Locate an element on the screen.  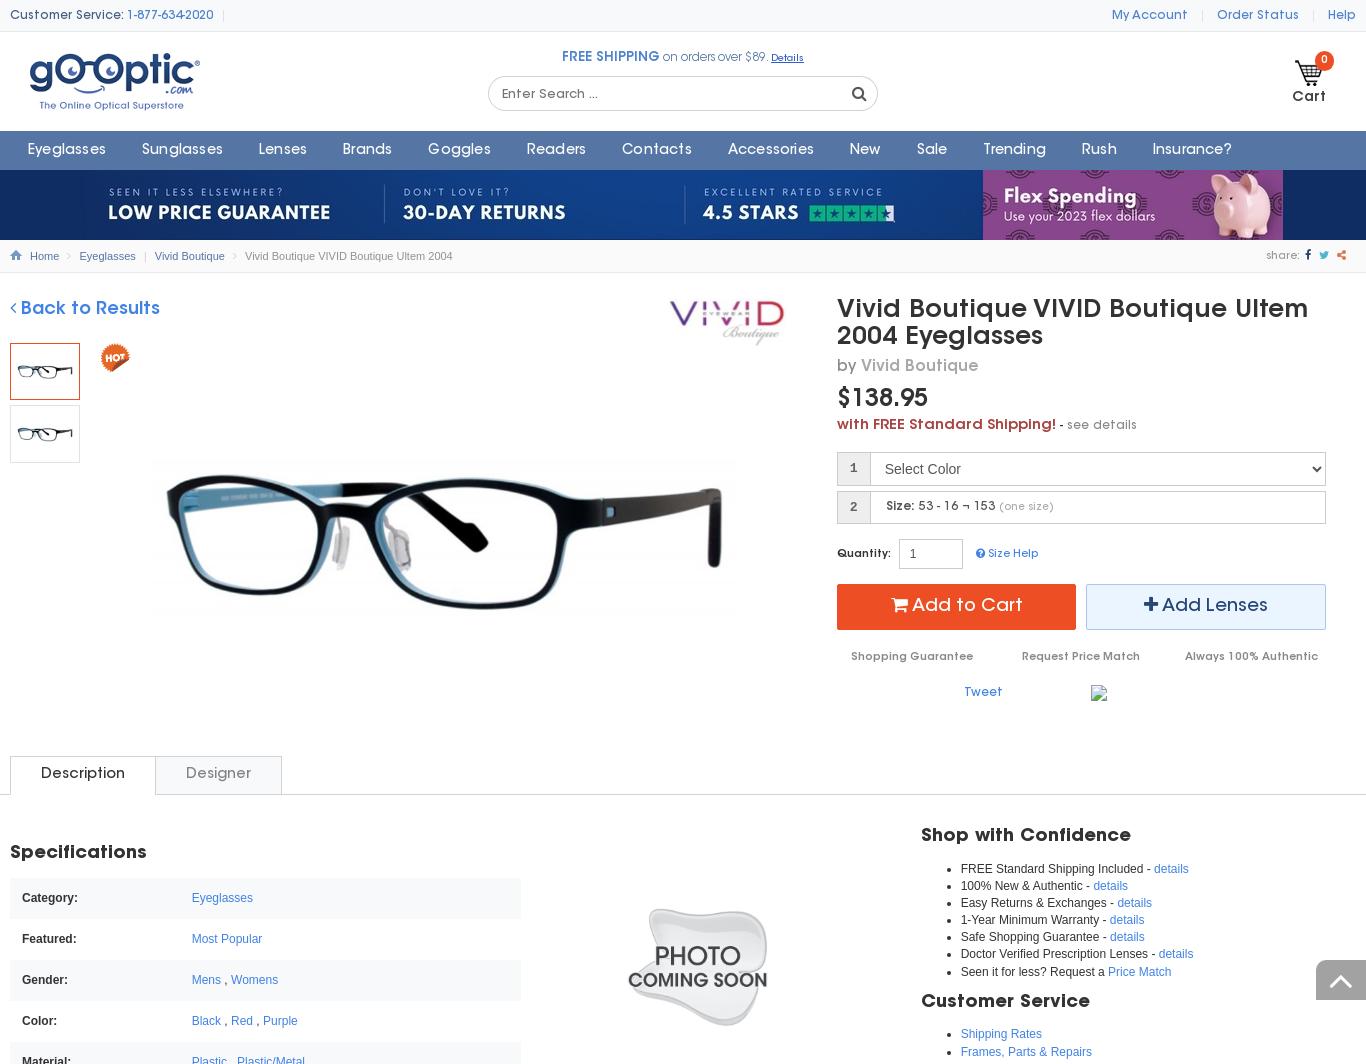
'Add to Cart' is located at coordinates (966, 605).